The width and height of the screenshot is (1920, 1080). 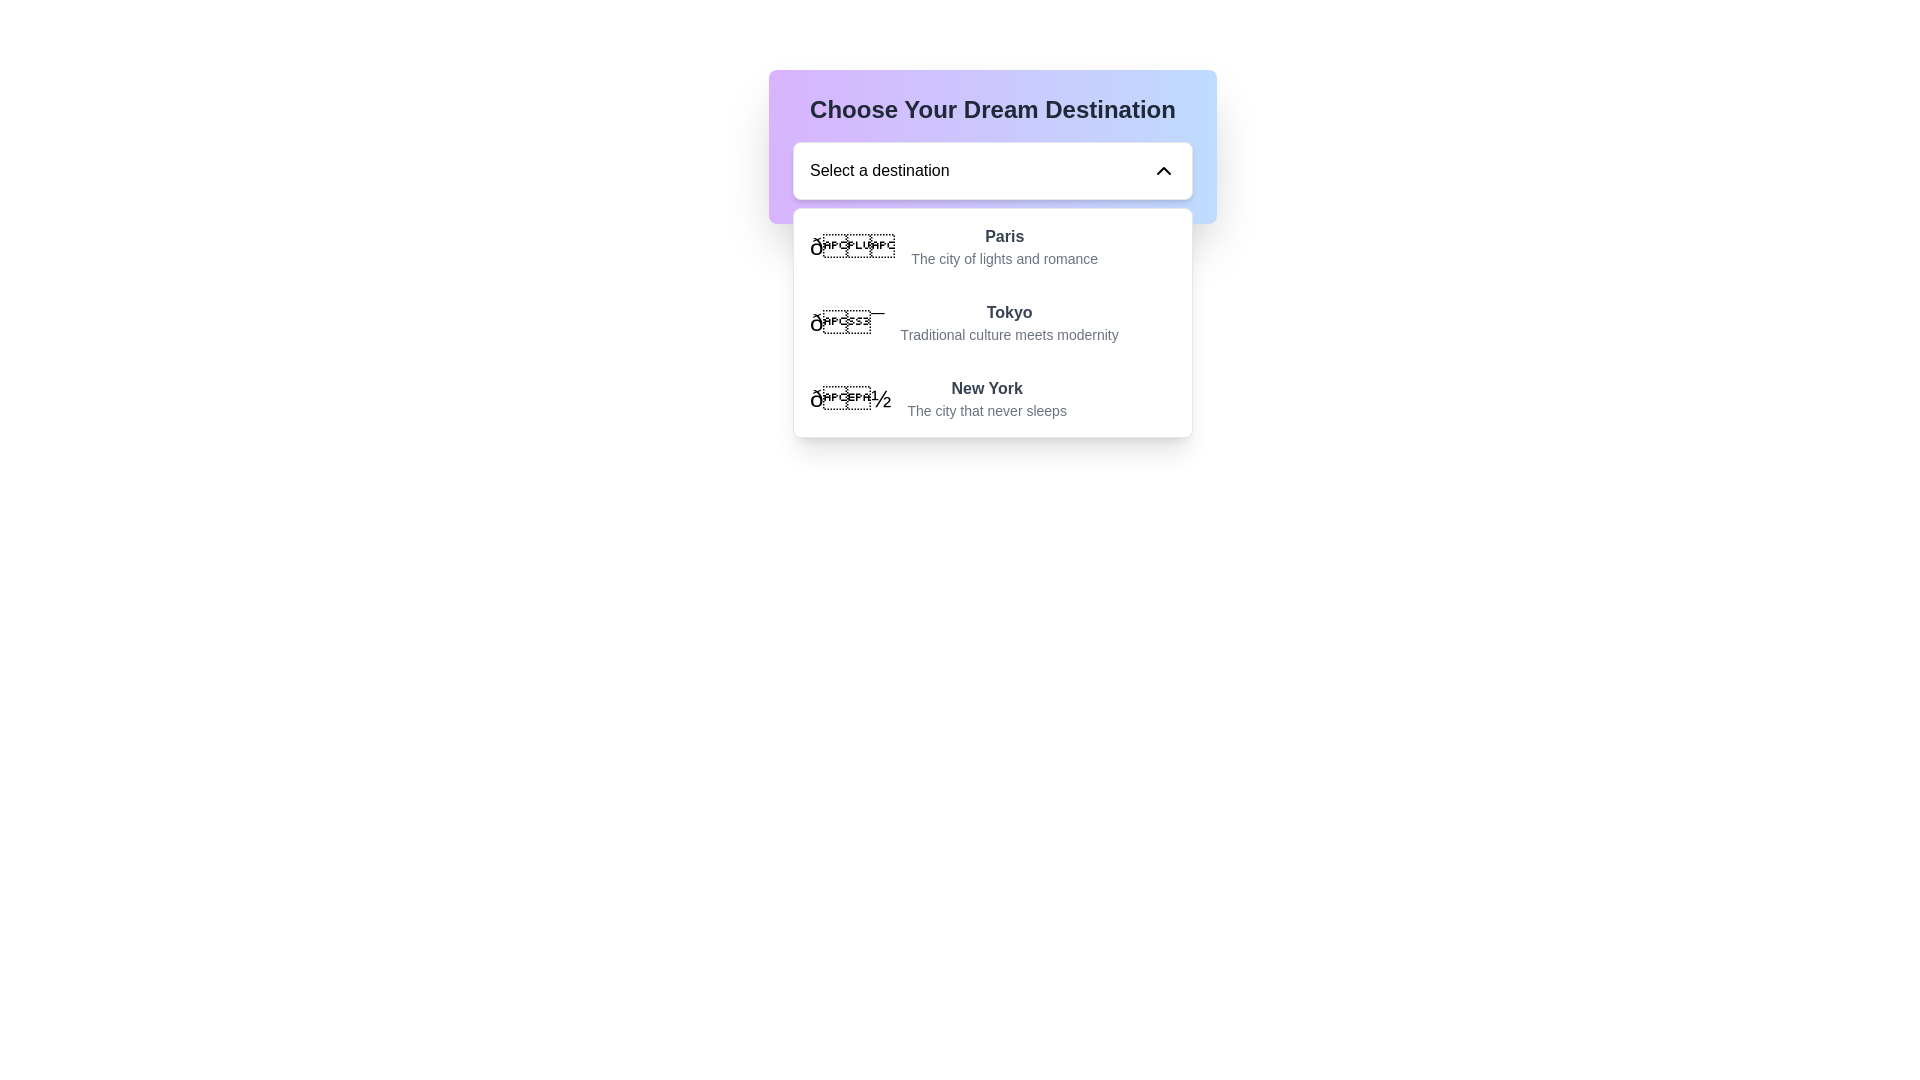 What do you see at coordinates (993, 322) in the screenshot?
I see `the highlighted dropdown menu option 'Tokyo'` at bounding box center [993, 322].